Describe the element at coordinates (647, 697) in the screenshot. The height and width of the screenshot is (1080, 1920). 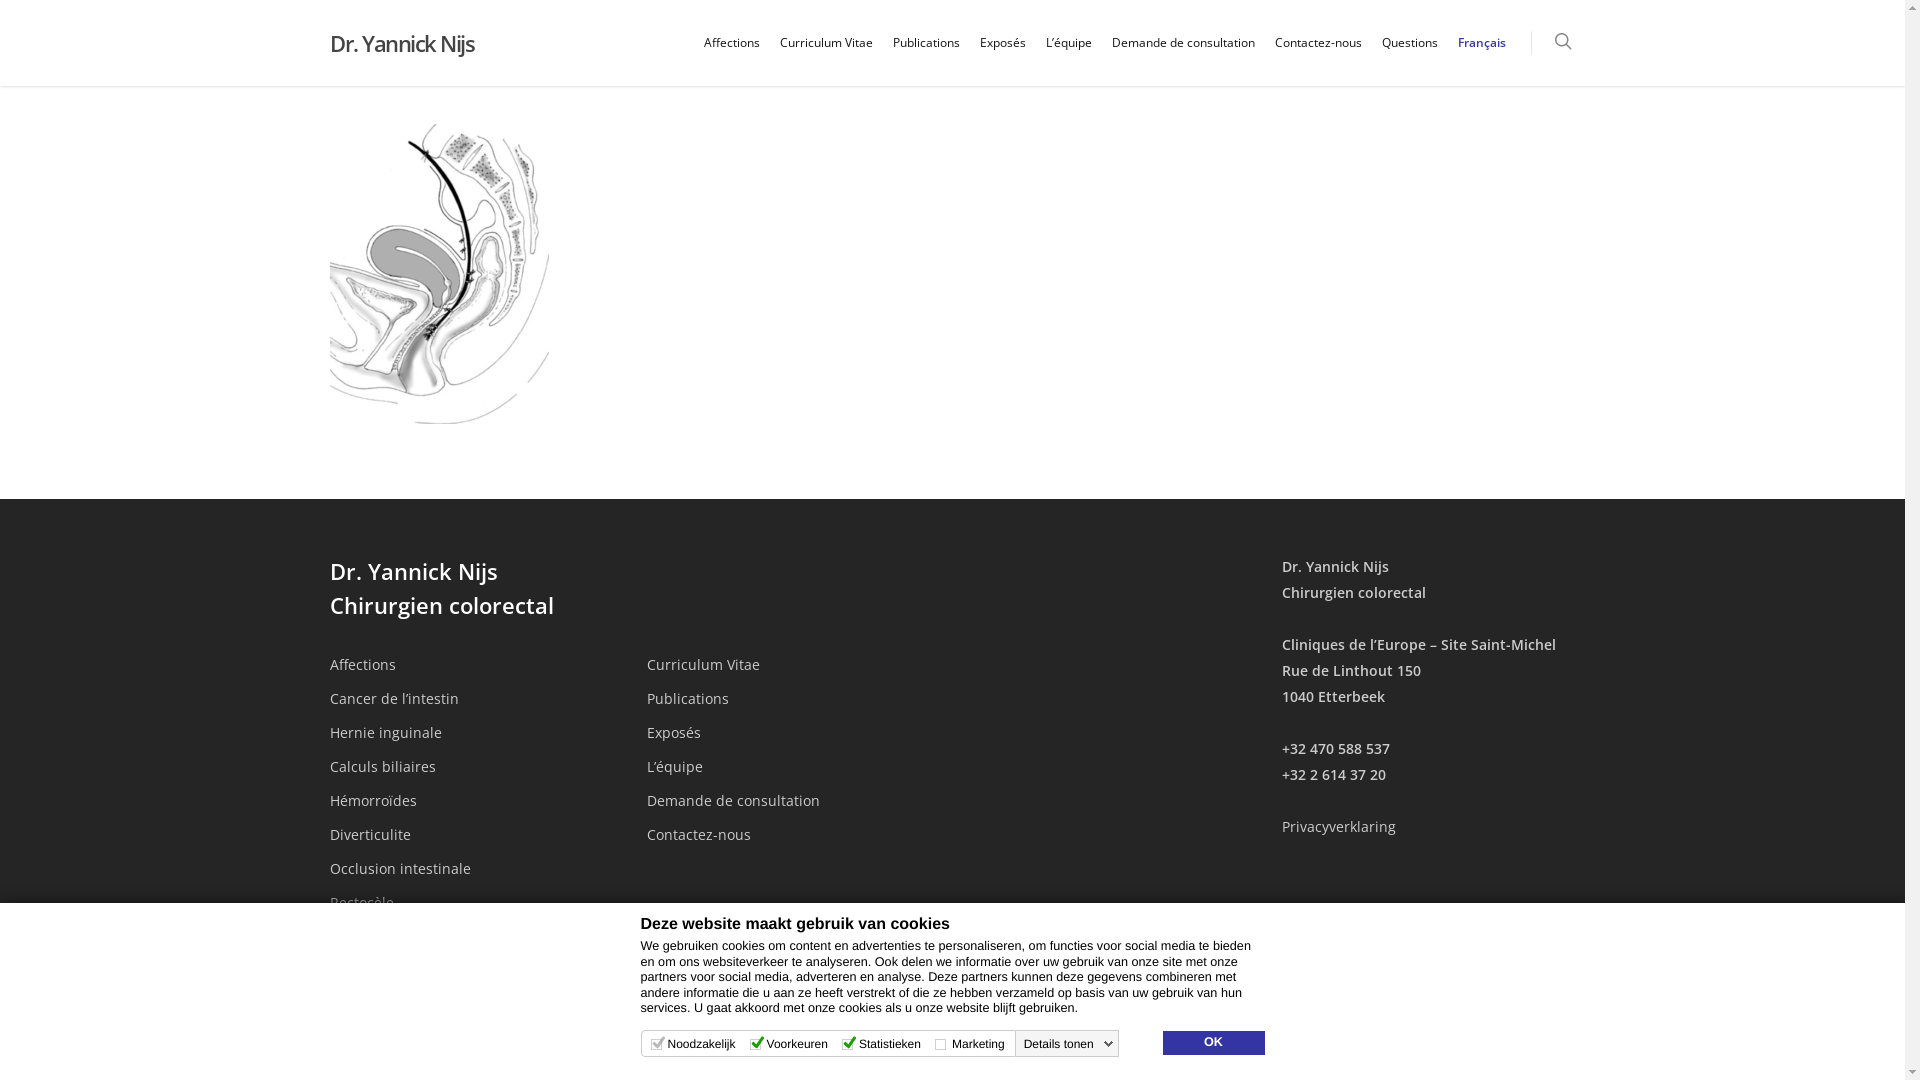
I see `'Publications'` at that location.